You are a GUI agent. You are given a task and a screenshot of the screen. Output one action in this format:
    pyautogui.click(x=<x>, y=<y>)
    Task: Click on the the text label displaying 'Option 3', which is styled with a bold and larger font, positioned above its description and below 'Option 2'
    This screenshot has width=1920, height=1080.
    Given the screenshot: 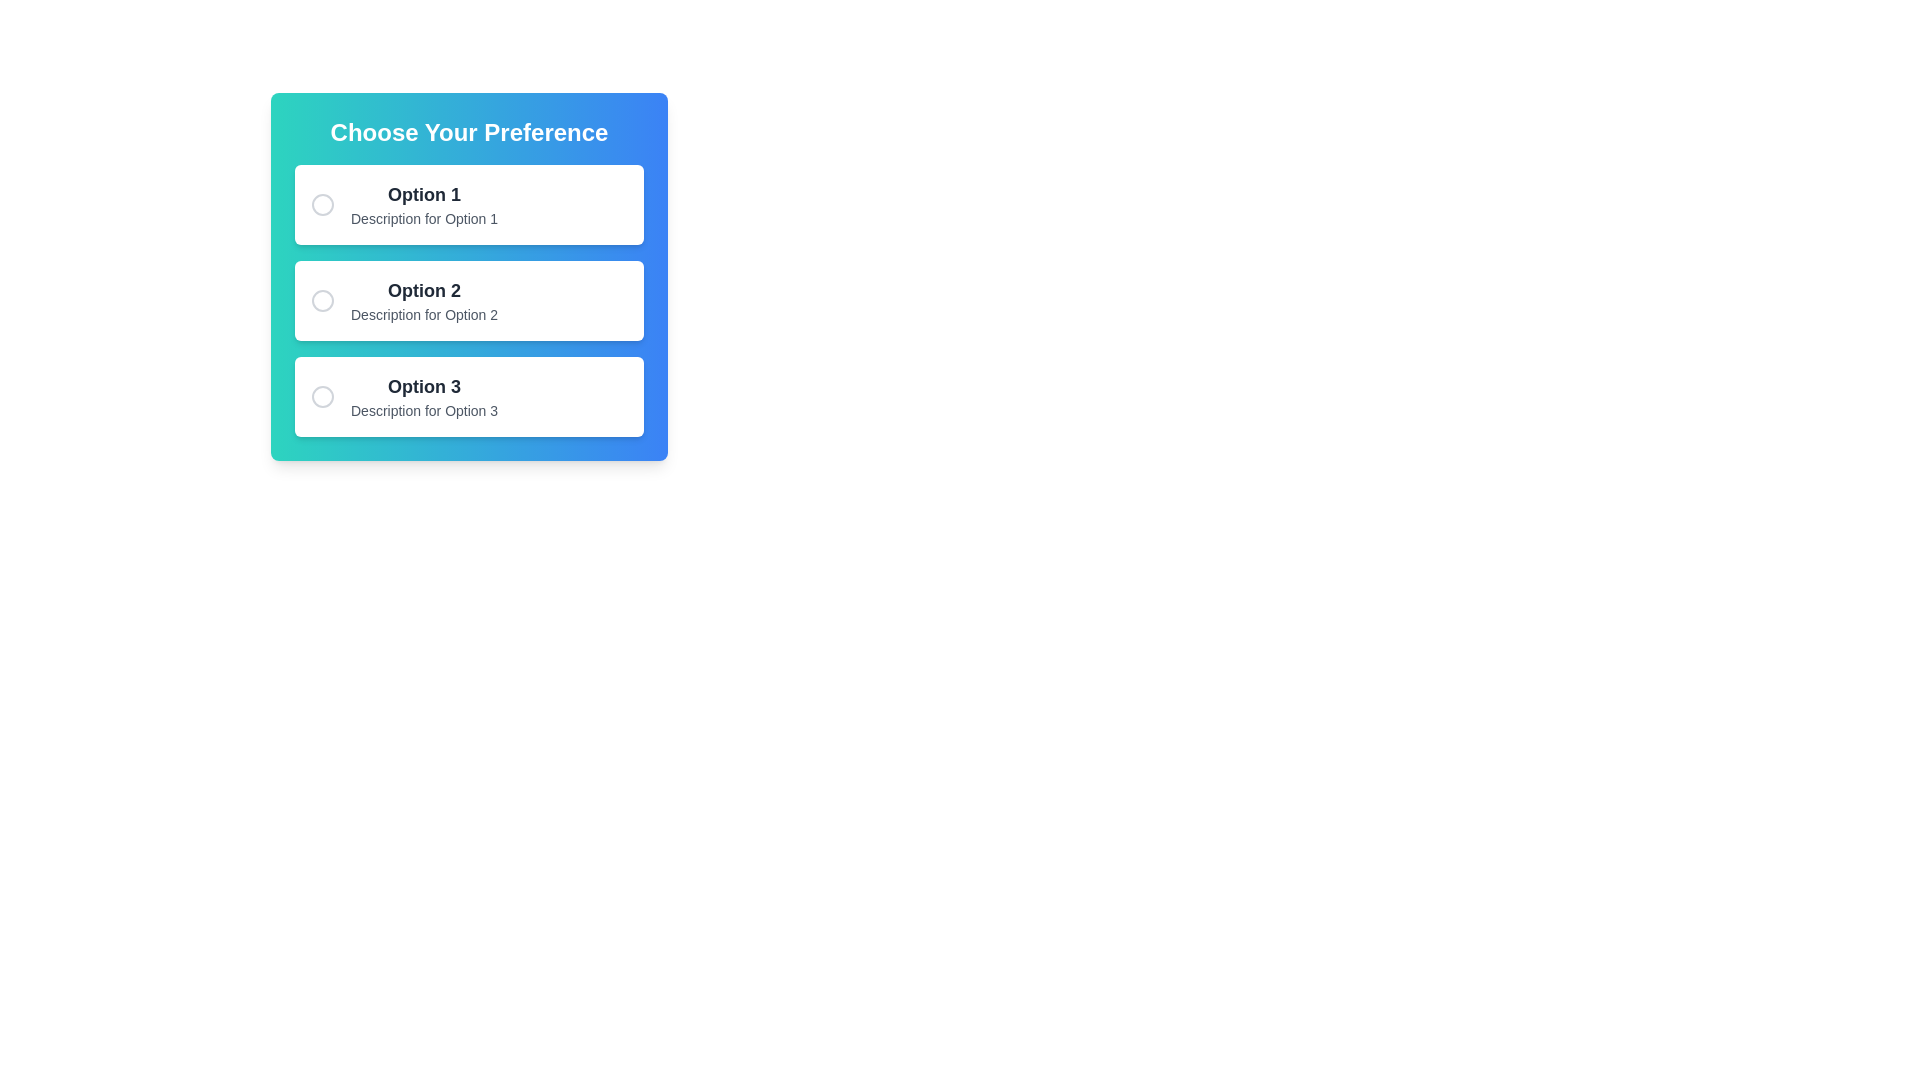 What is the action you would take?
    pyautogui.click(x=423, y=386)
    